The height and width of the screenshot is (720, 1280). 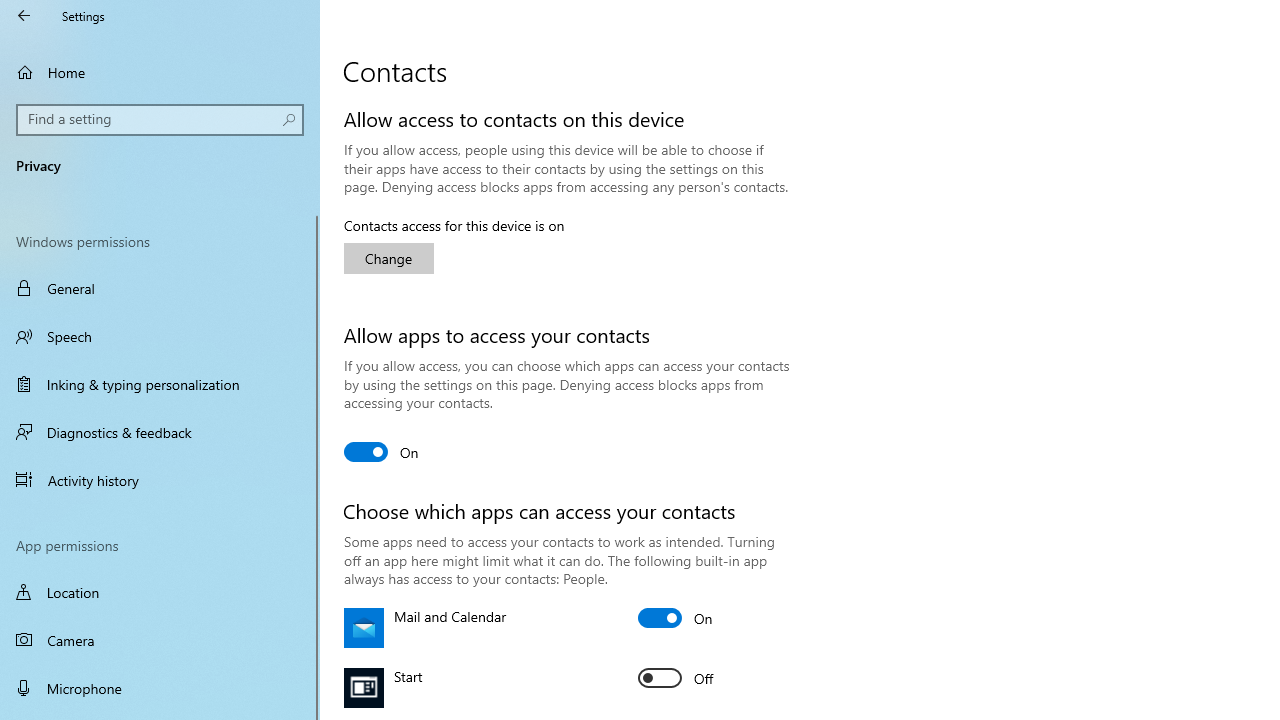 I want to click on 'Activity history', so click(x=160, y=479).